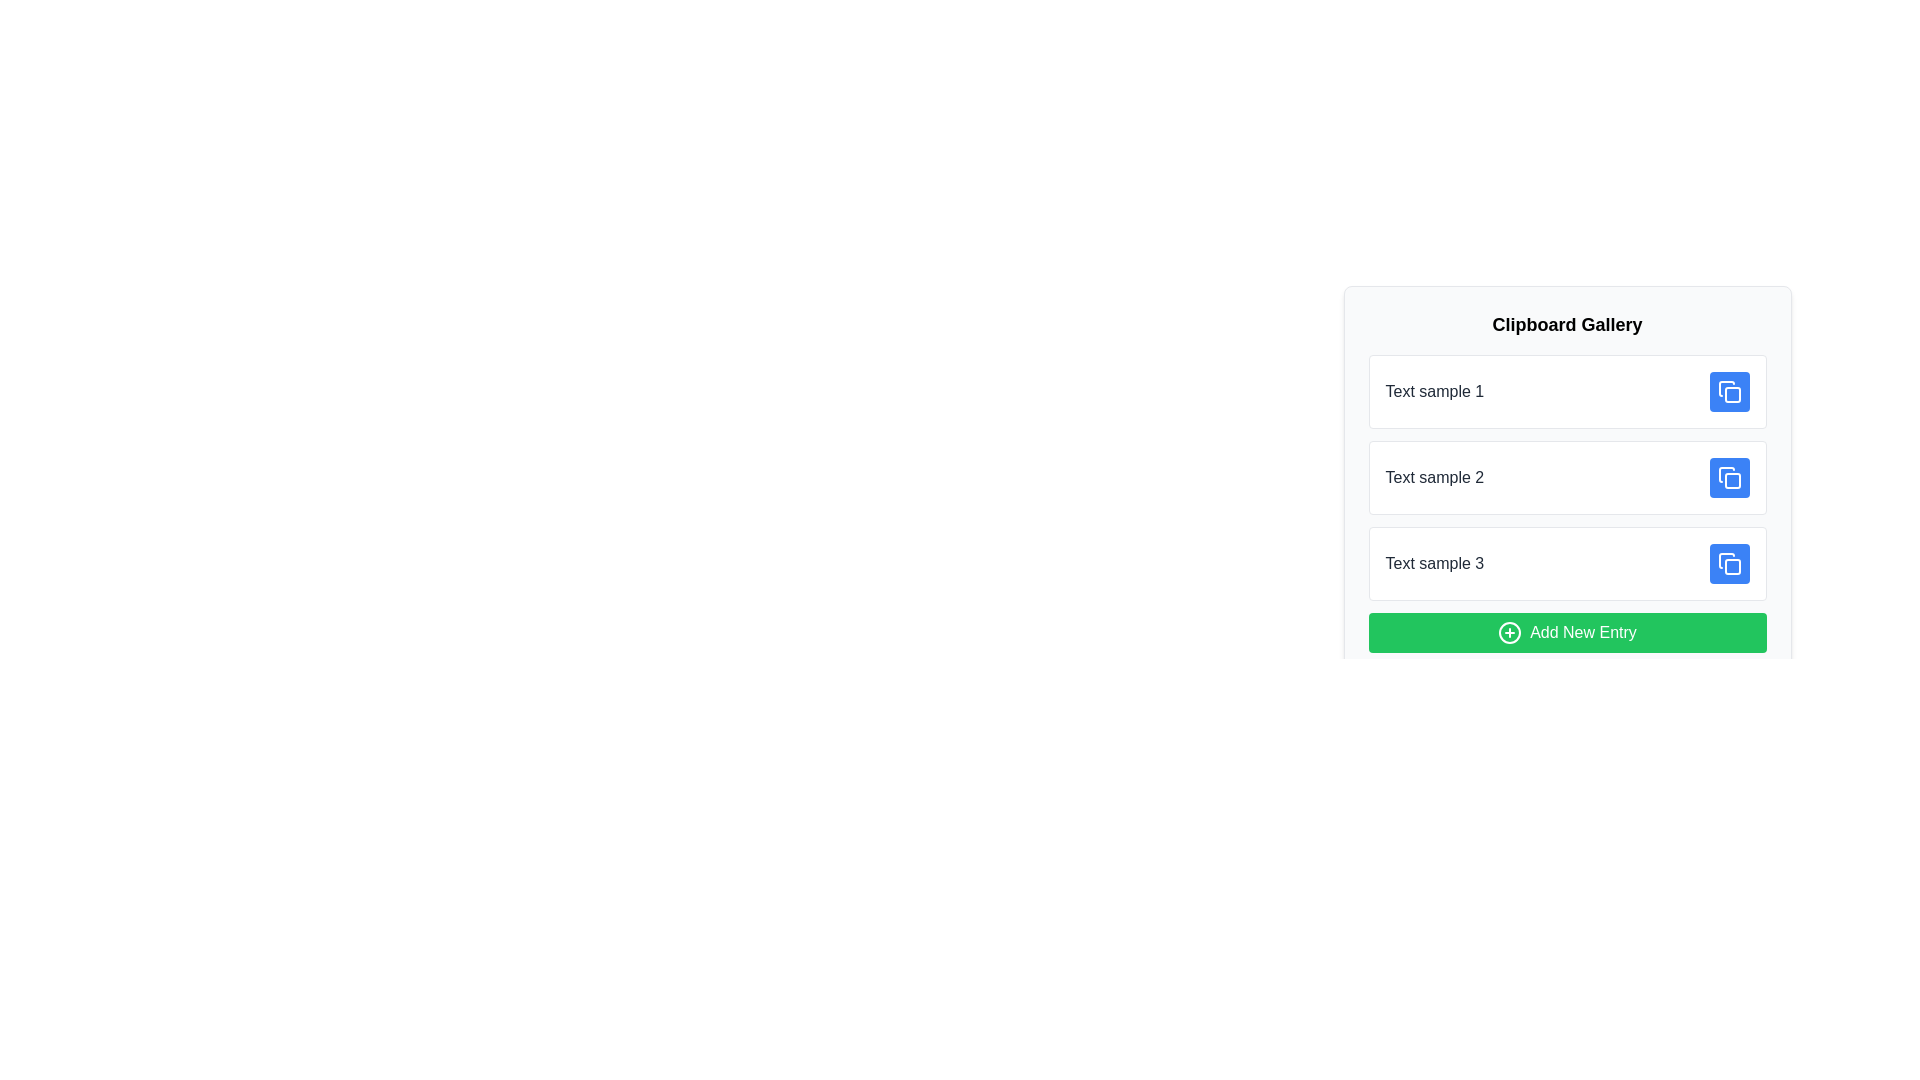 Image resolution: width=1920 pixels, height=1080 pixels. I want to click on the action button located at the bottom of the 'Clipboard Gallery' panel, so click(1566, 632).